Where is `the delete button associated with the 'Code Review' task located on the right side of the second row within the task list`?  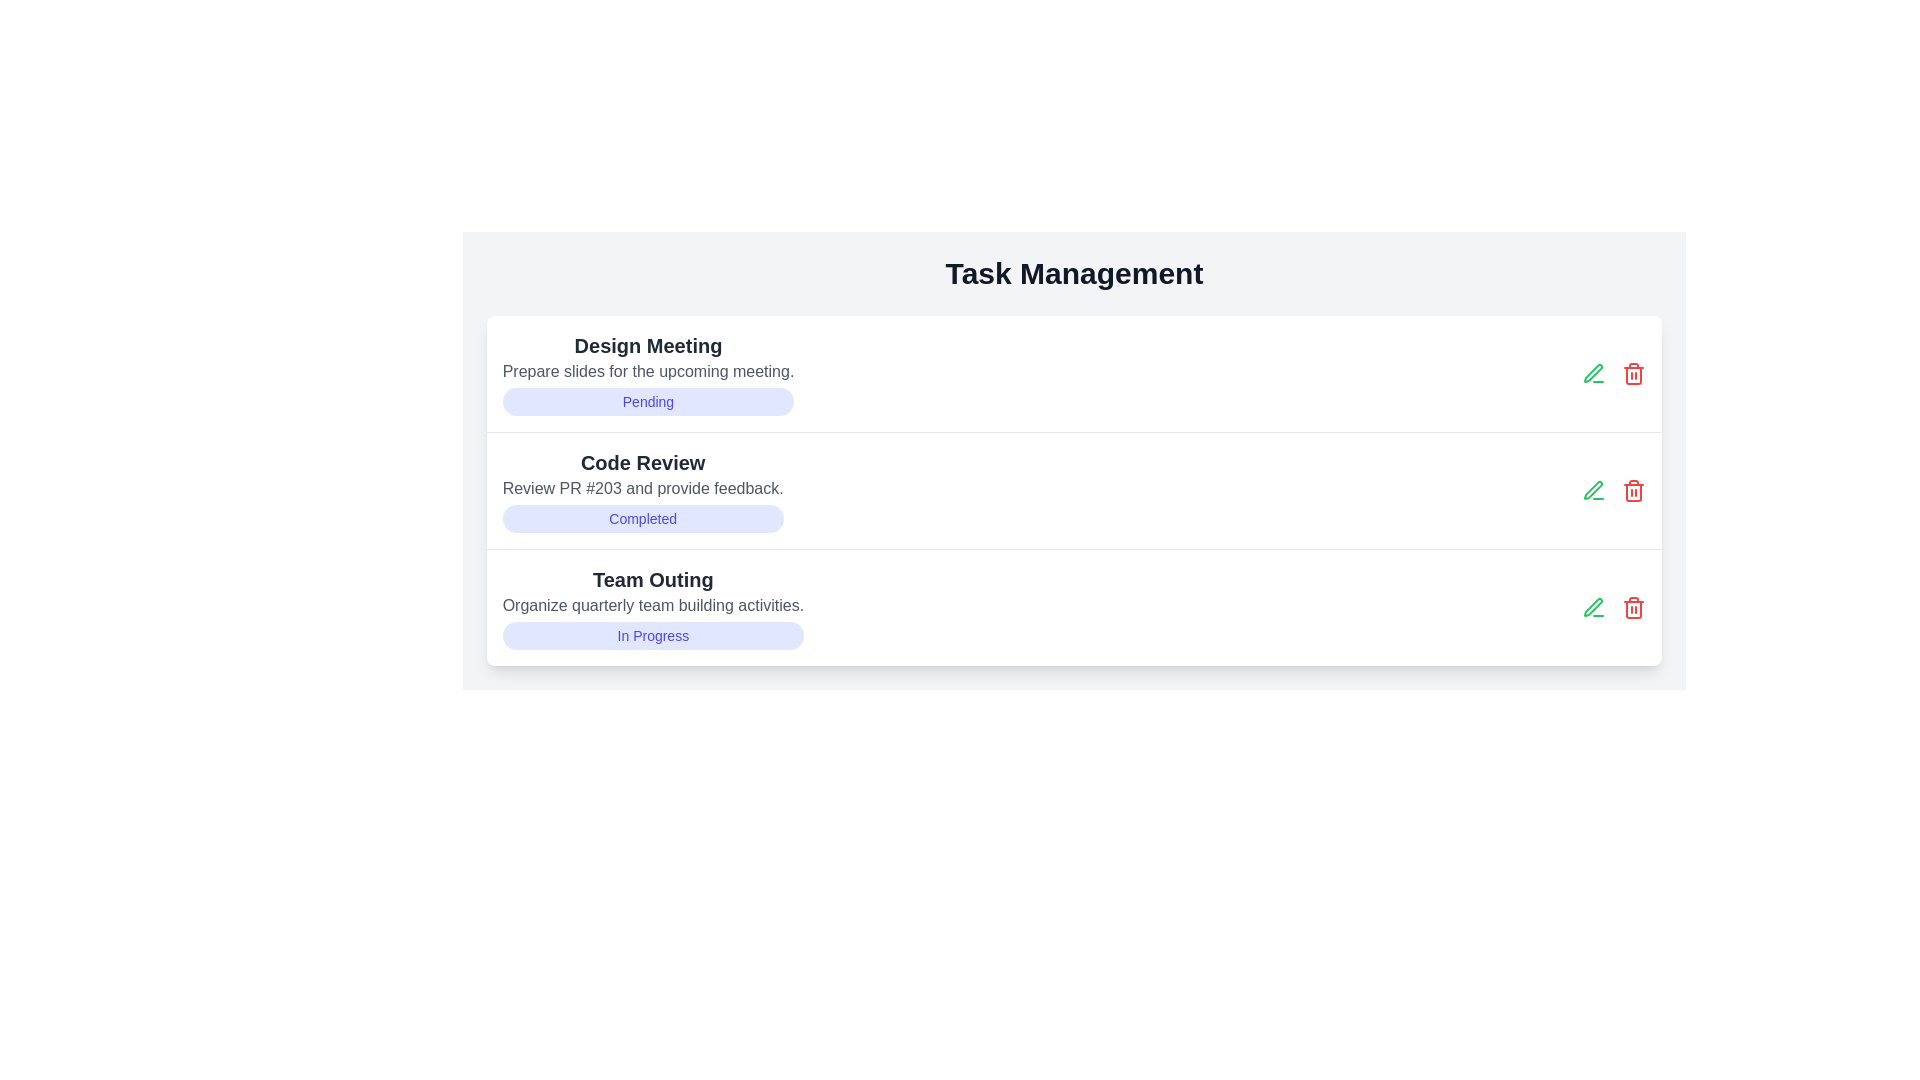
the delete button associated with the 'Code Review' task located on the right side of the second row within the task list is located at coordinates (1634, 490).